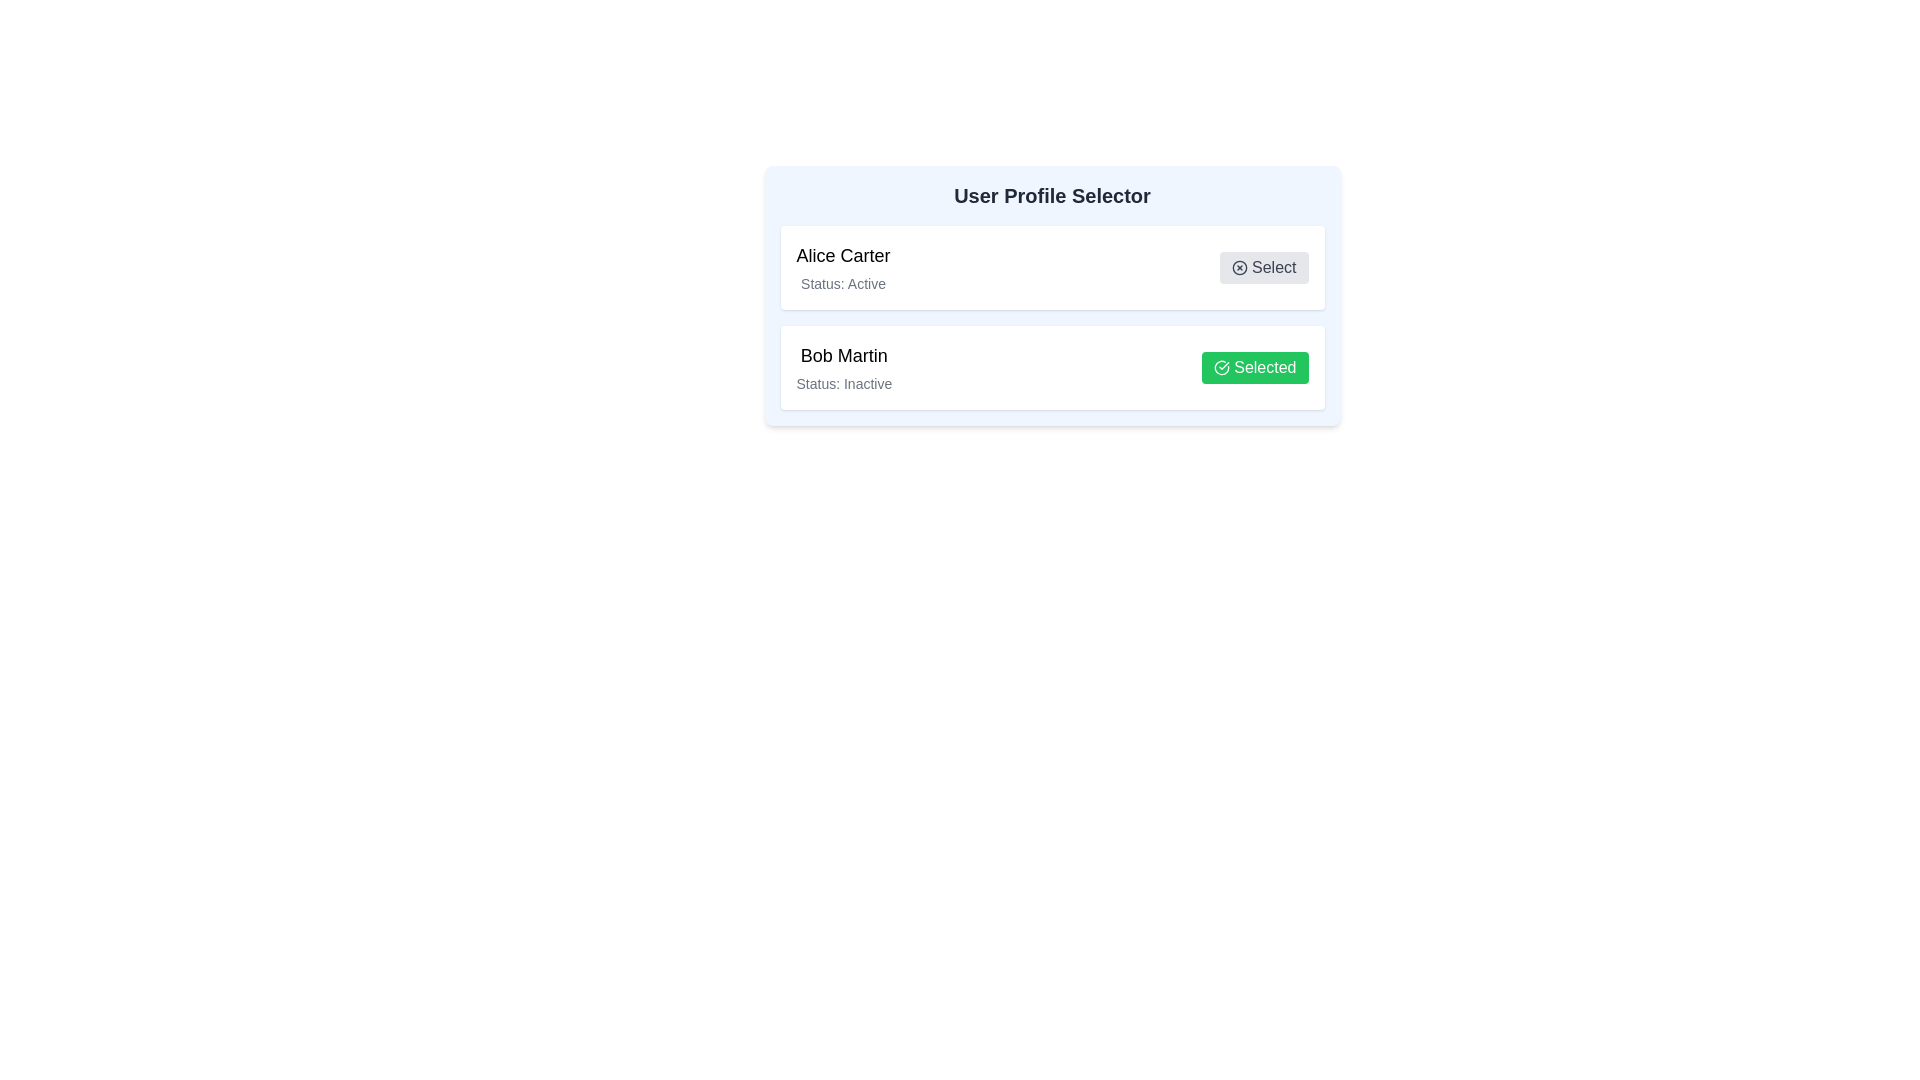 The height and width of the screenshot is (1080, 1920). What do you see at coordinates (1253, 367) in the screenshot?
I see `the profile Bob Martin` at bounding box center [1253, 367].